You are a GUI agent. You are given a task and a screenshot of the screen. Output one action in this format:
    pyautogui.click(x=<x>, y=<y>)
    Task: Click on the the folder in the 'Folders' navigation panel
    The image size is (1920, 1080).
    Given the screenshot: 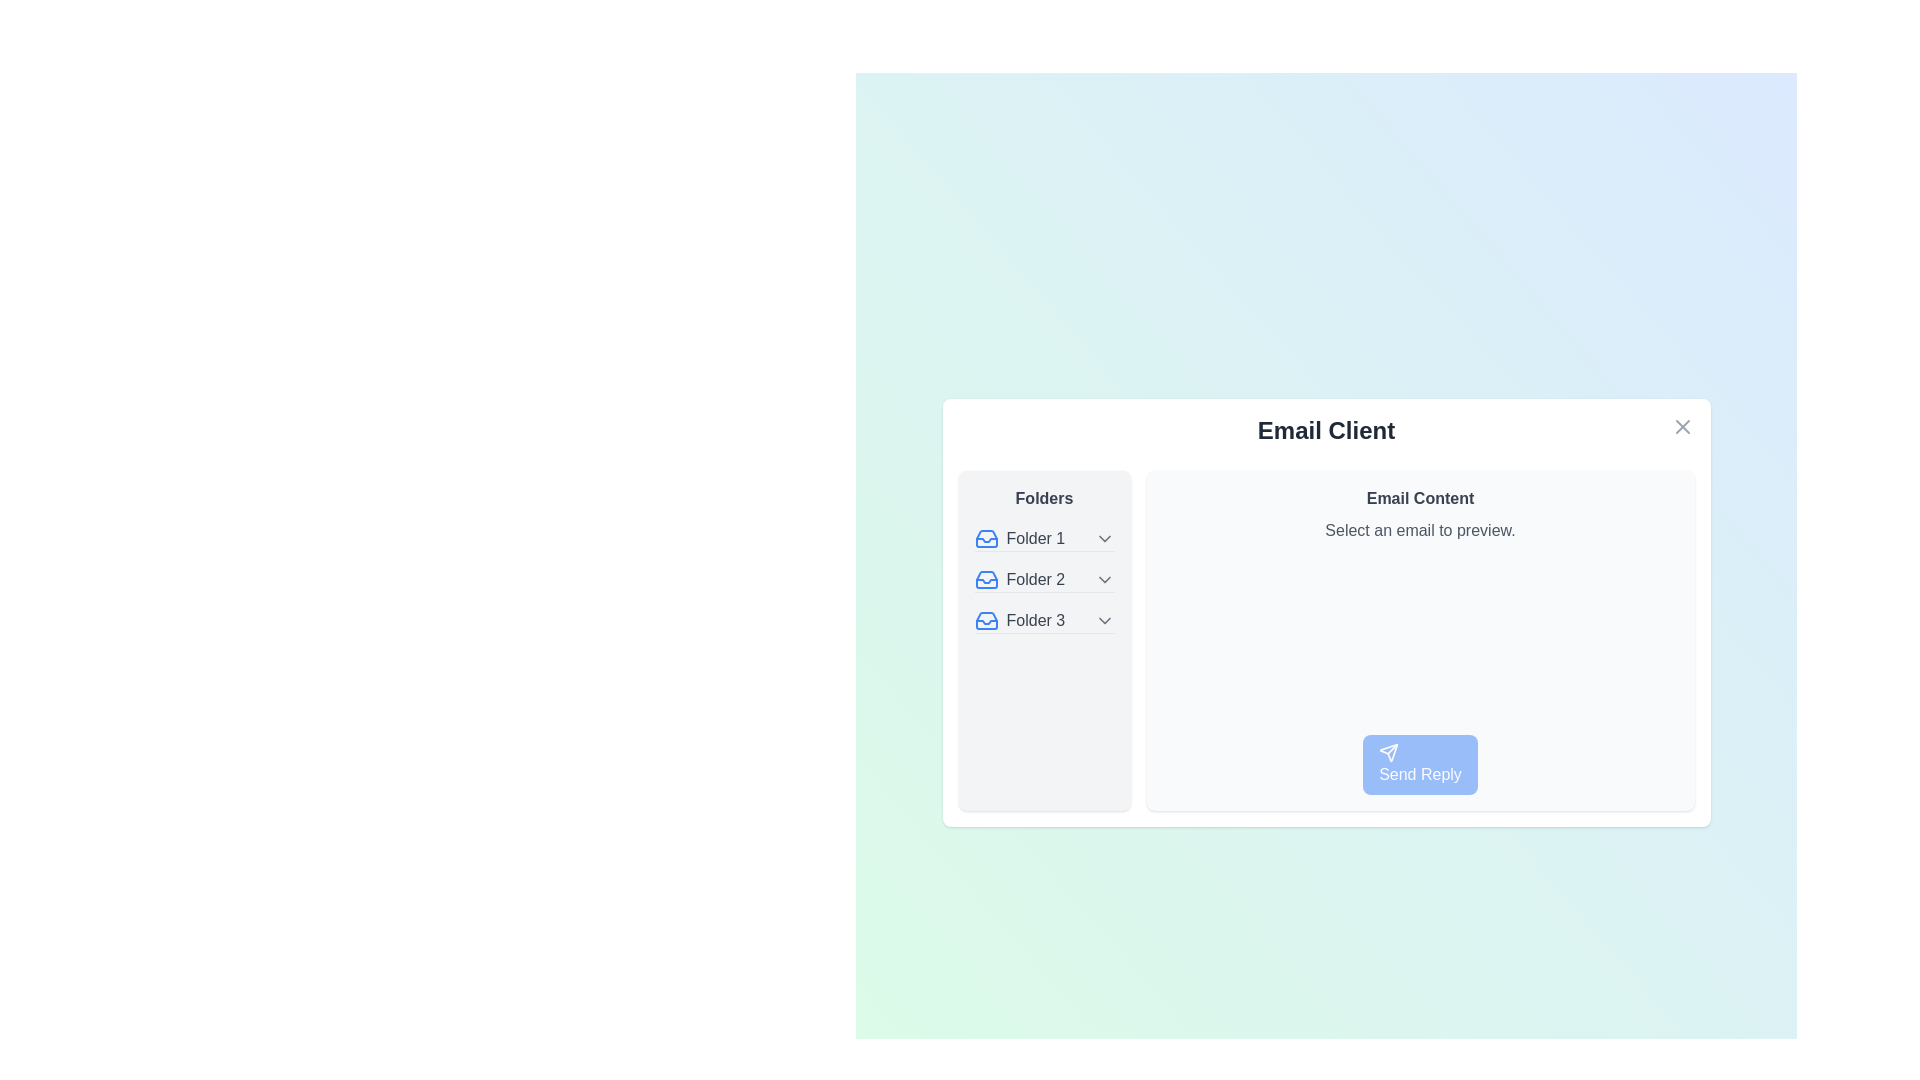 What is the action you would take?
    pyautogui.click(x=1043, y=640)
    